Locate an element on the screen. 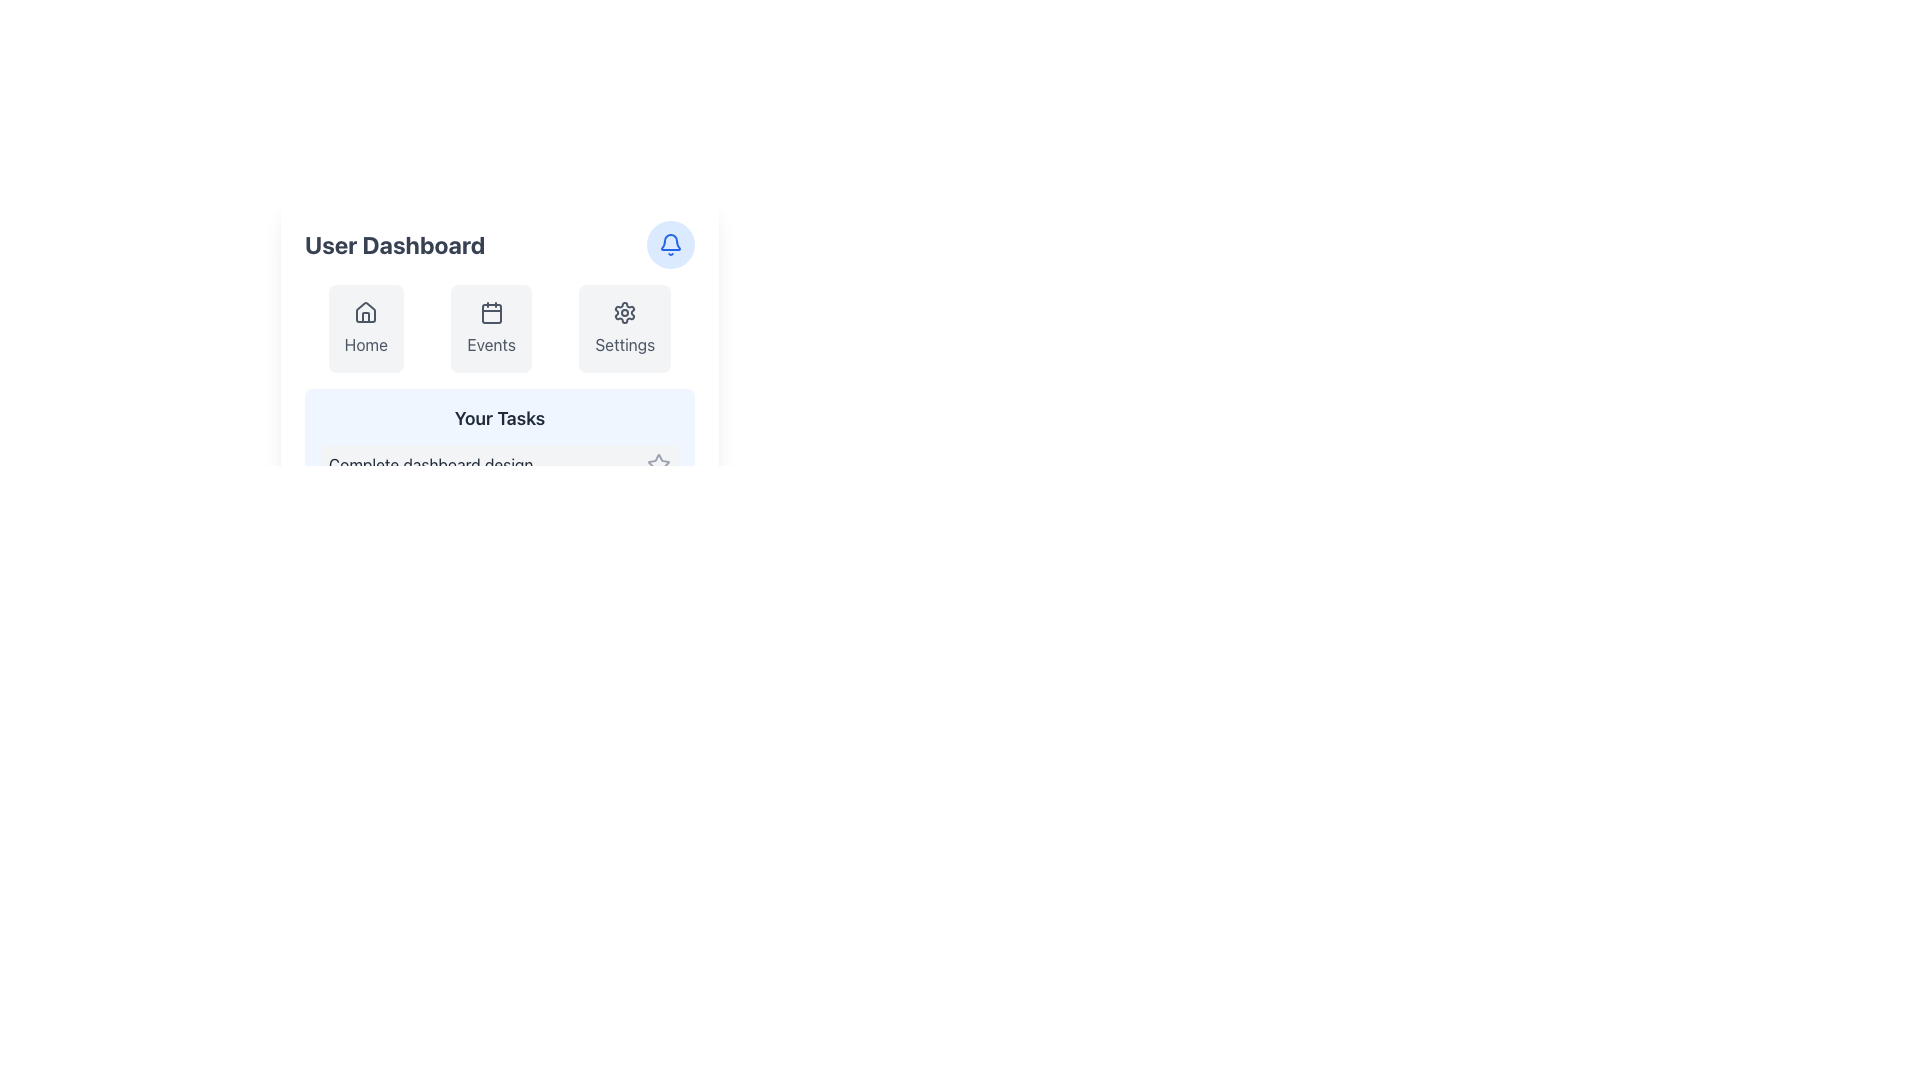 This screenshot has height=1080, width=1920. the 'Events' icon, which is centrally located above the text label 'Events' in a group of three icons including 'Home', 'Events', and 'Settings' is located at coordinates (491, 312).